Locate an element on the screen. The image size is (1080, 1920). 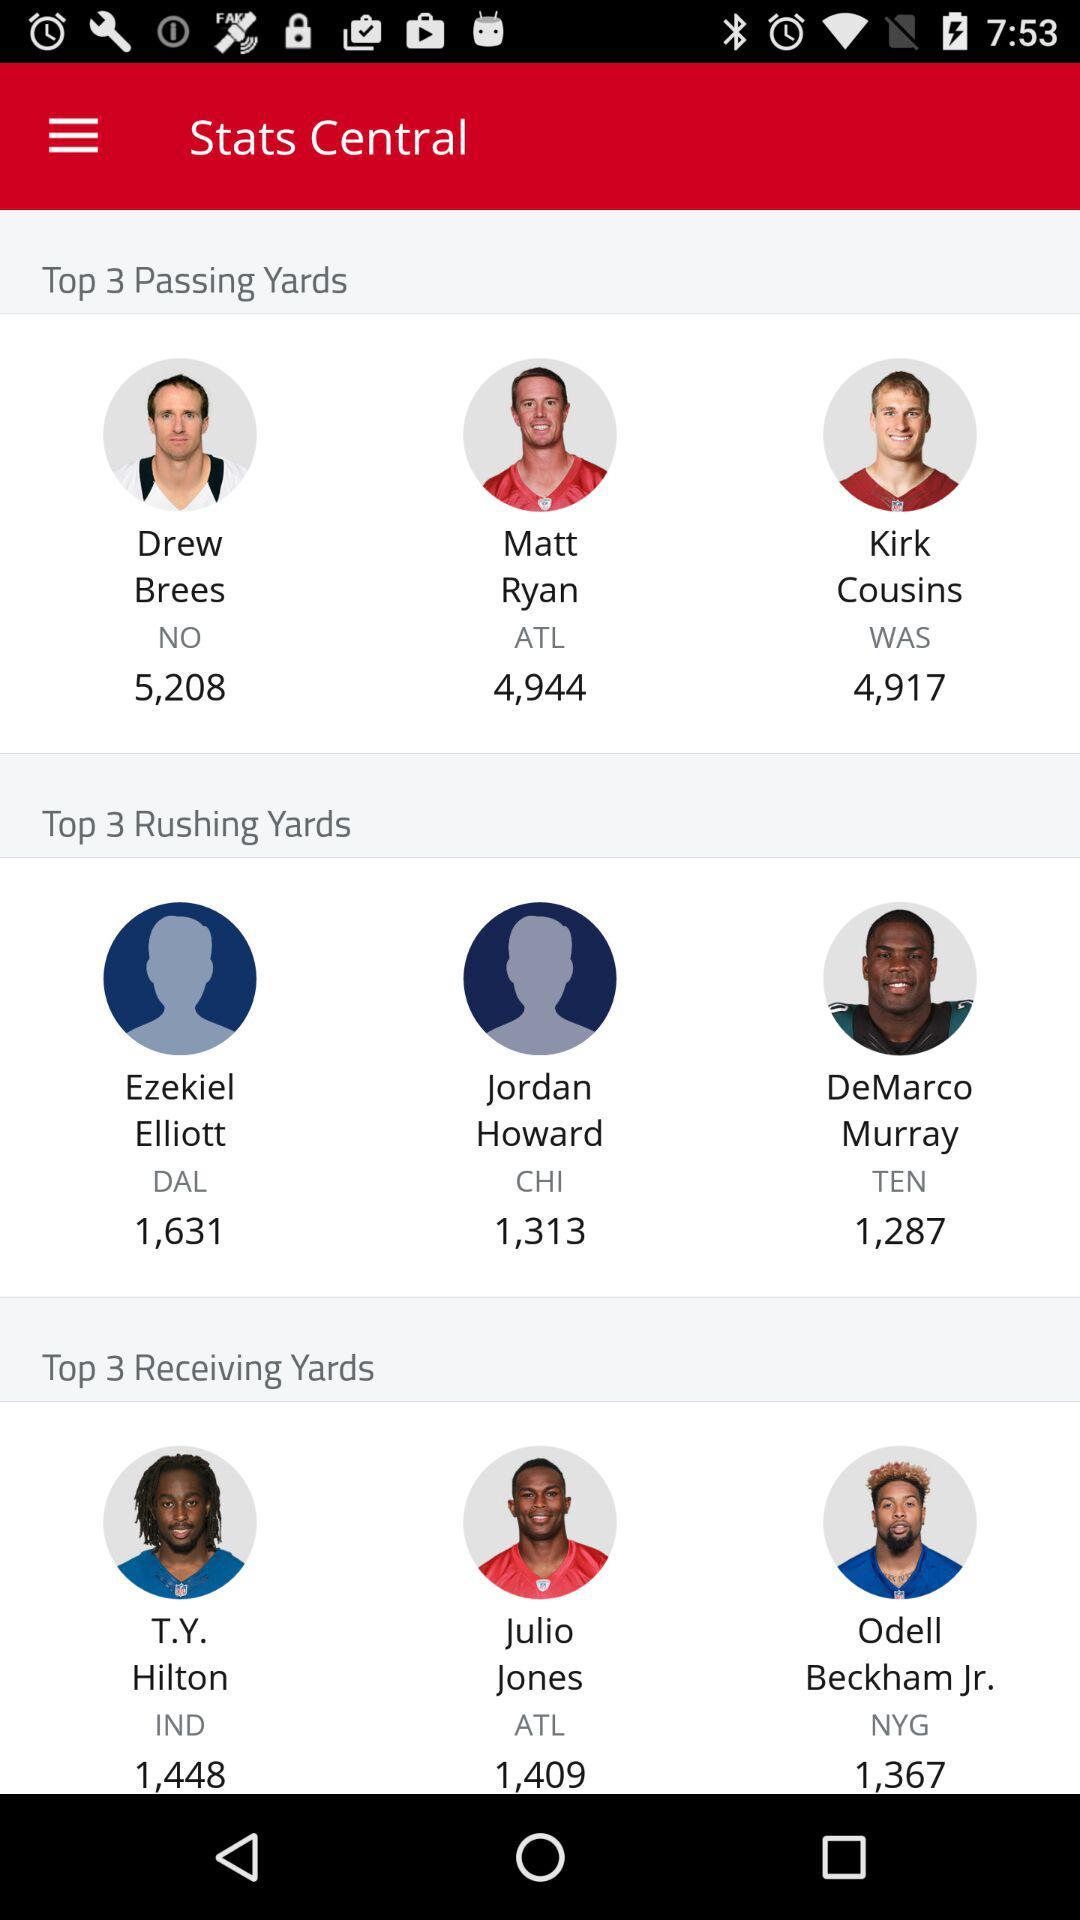
player profile is located at coordinates (540, 978).